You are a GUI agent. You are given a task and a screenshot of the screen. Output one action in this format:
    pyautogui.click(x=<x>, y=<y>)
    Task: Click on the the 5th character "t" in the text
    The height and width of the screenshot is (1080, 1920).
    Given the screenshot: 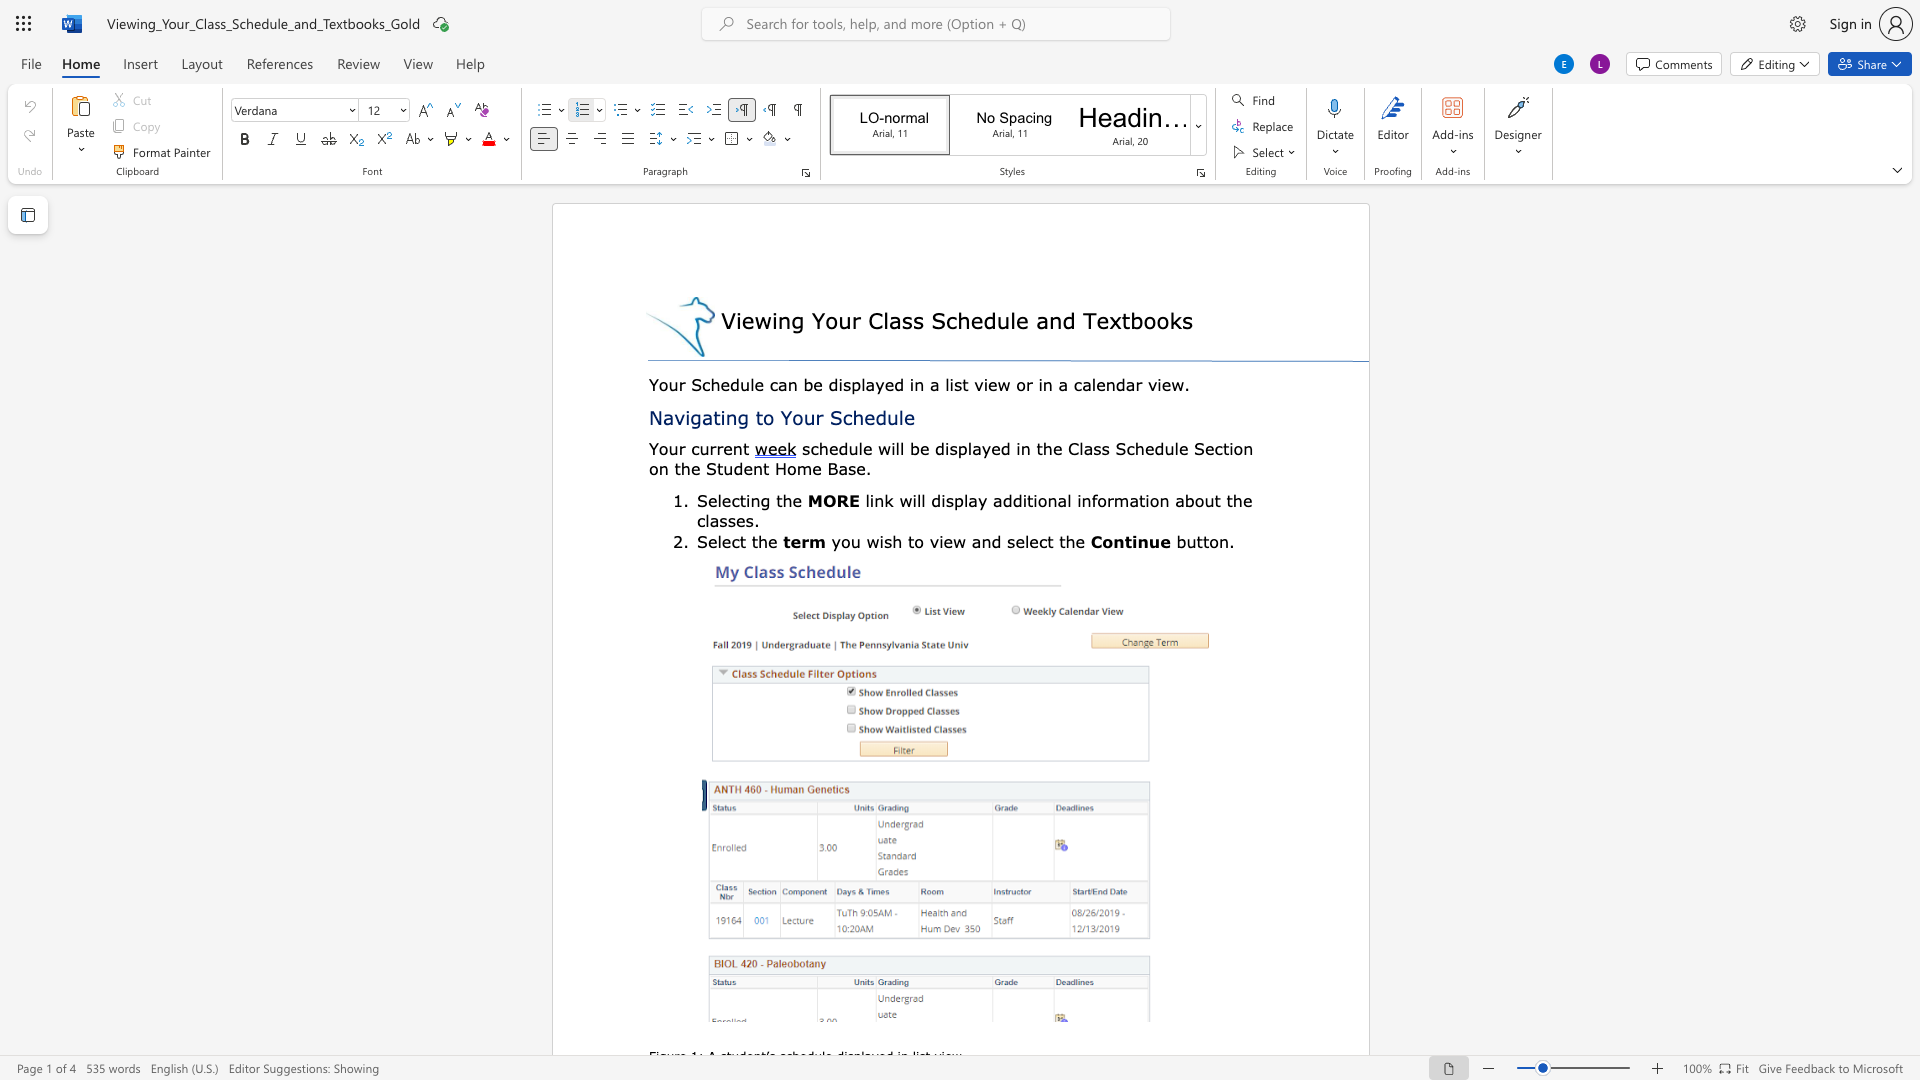 What is the action you would take?
    pyautogui.click(x=765, y=468)
    